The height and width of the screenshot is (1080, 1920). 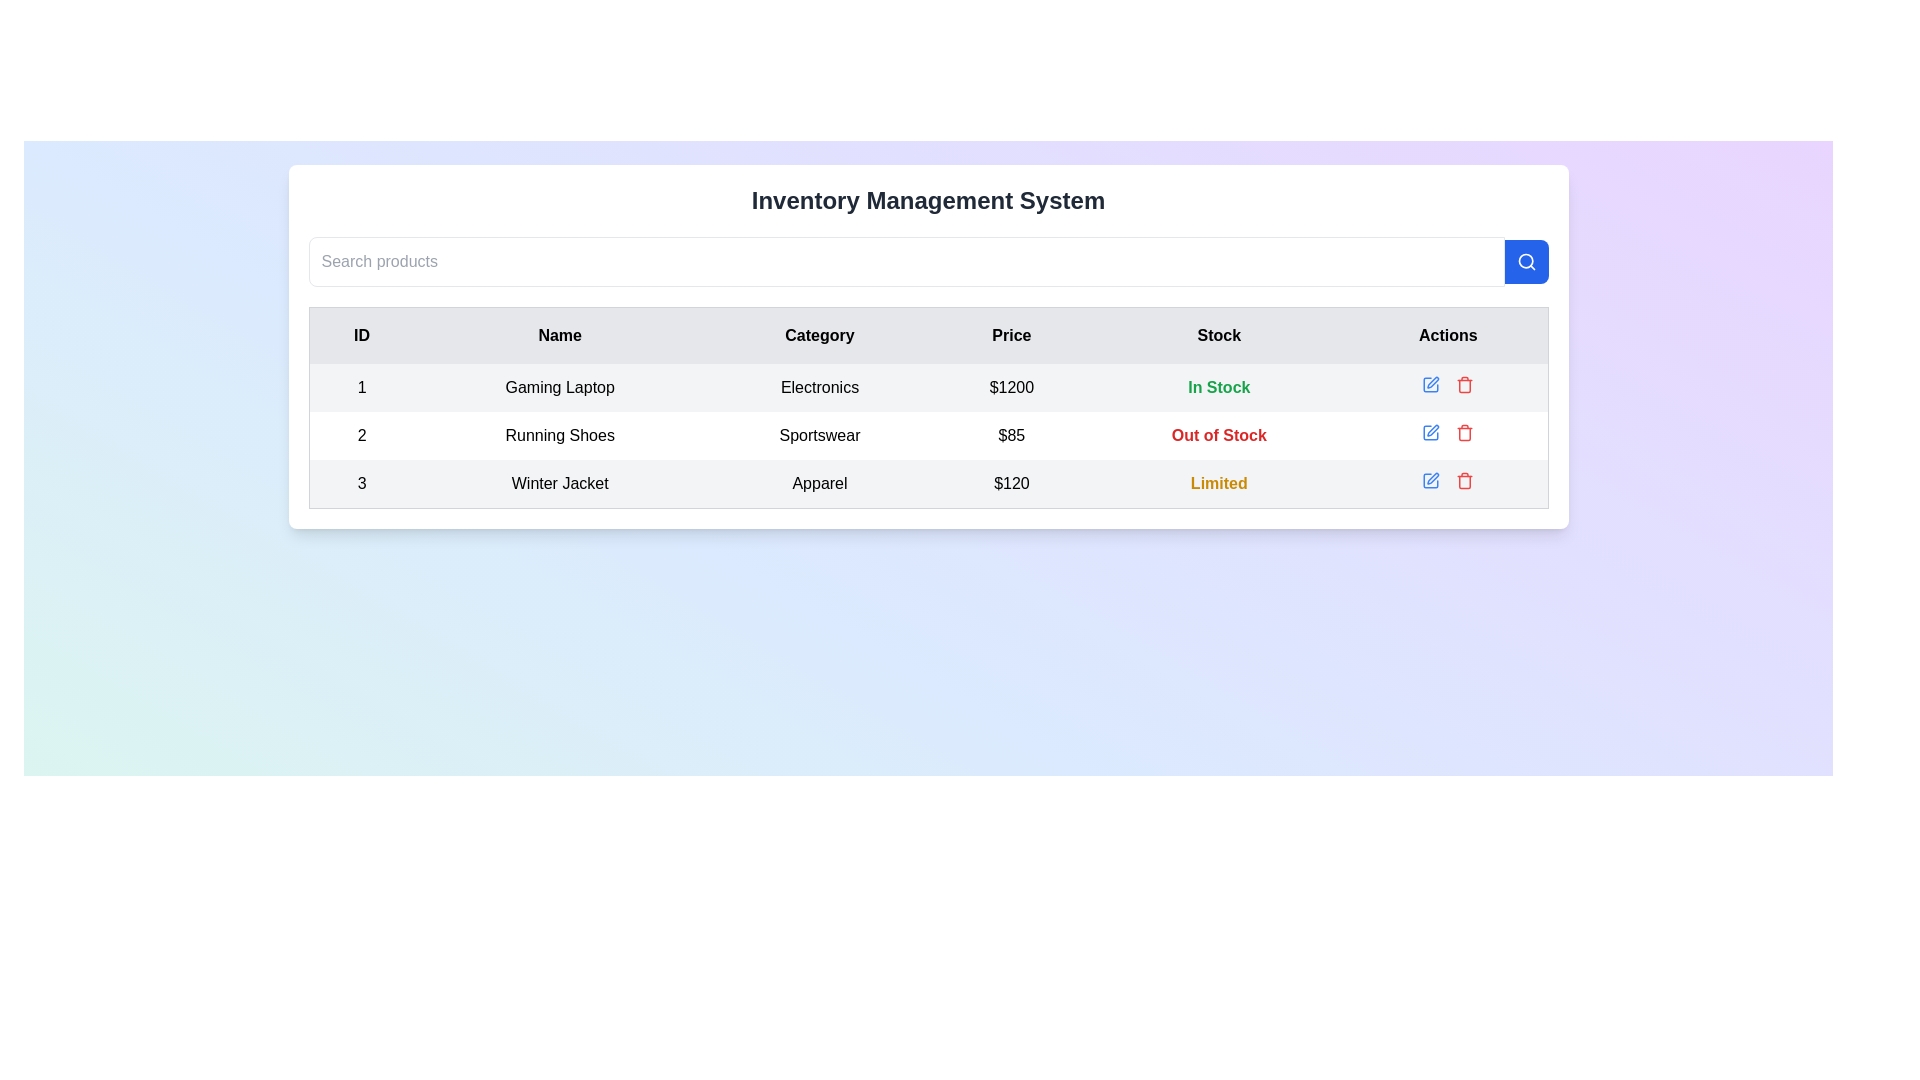 I want to click on the centered text label with the word 'Name' in bold, located in the second column header of the table, between 'ID' and 'Category', so click(x=560, y=334).